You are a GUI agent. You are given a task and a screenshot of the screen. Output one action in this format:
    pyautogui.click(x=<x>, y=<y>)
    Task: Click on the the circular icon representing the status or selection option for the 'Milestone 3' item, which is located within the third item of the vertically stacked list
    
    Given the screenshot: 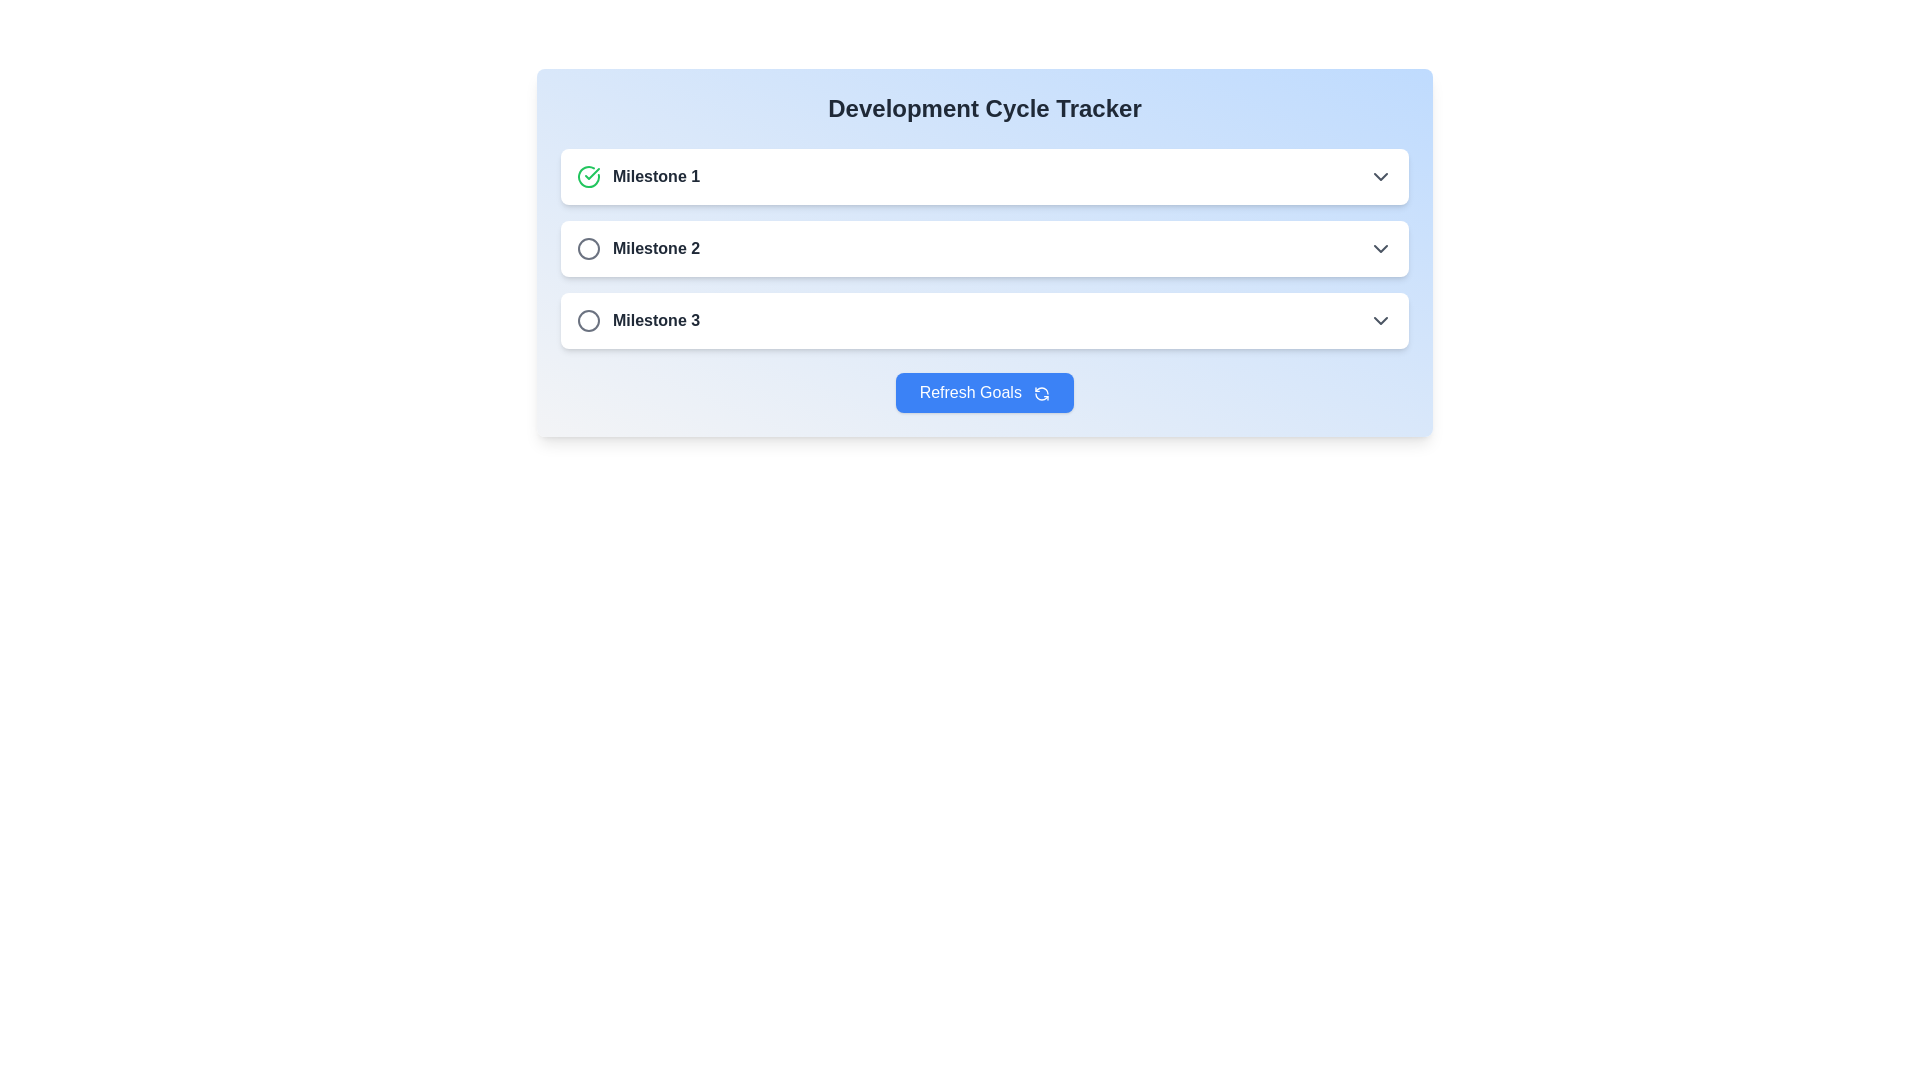 What is the action you would take?
    pyautogui.click(x=588, y=319)
    